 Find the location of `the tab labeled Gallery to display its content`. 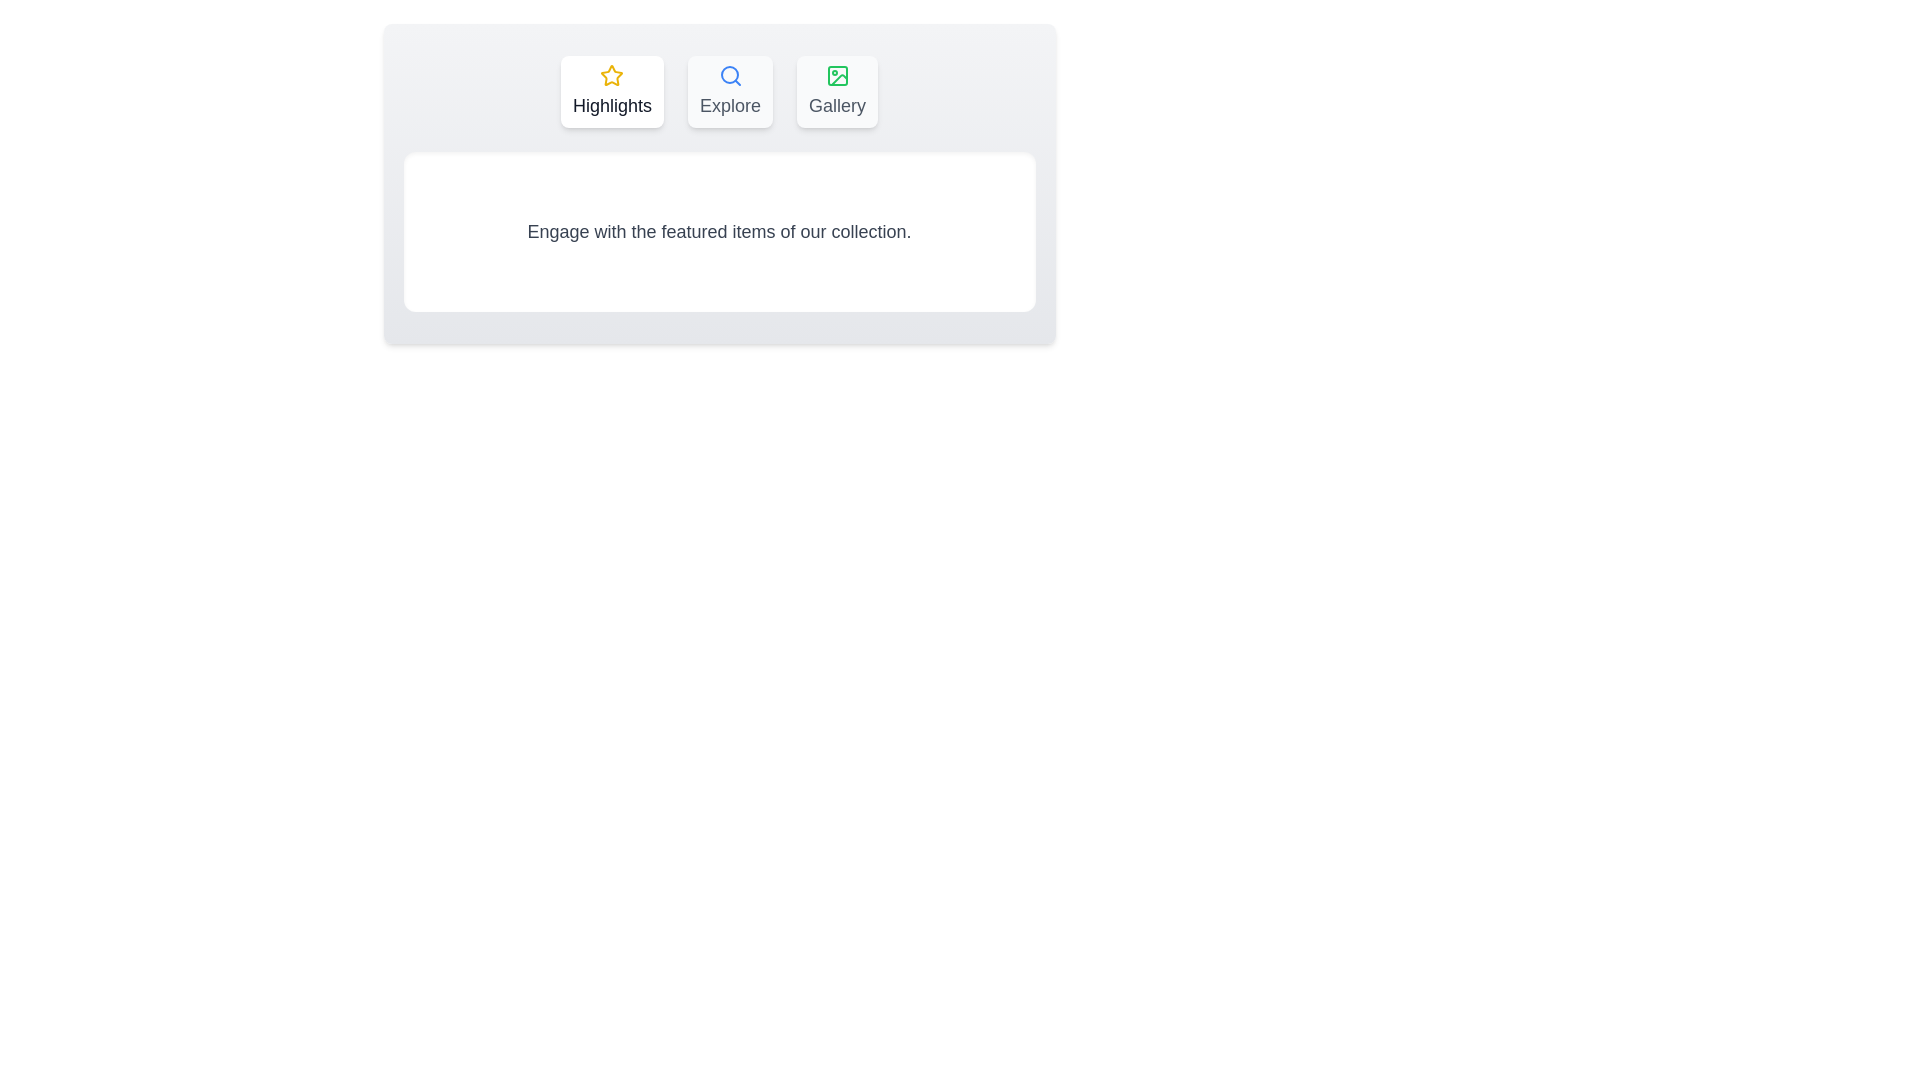

the tab labeled Gallery to display its content is located at coordinates (836, 92).